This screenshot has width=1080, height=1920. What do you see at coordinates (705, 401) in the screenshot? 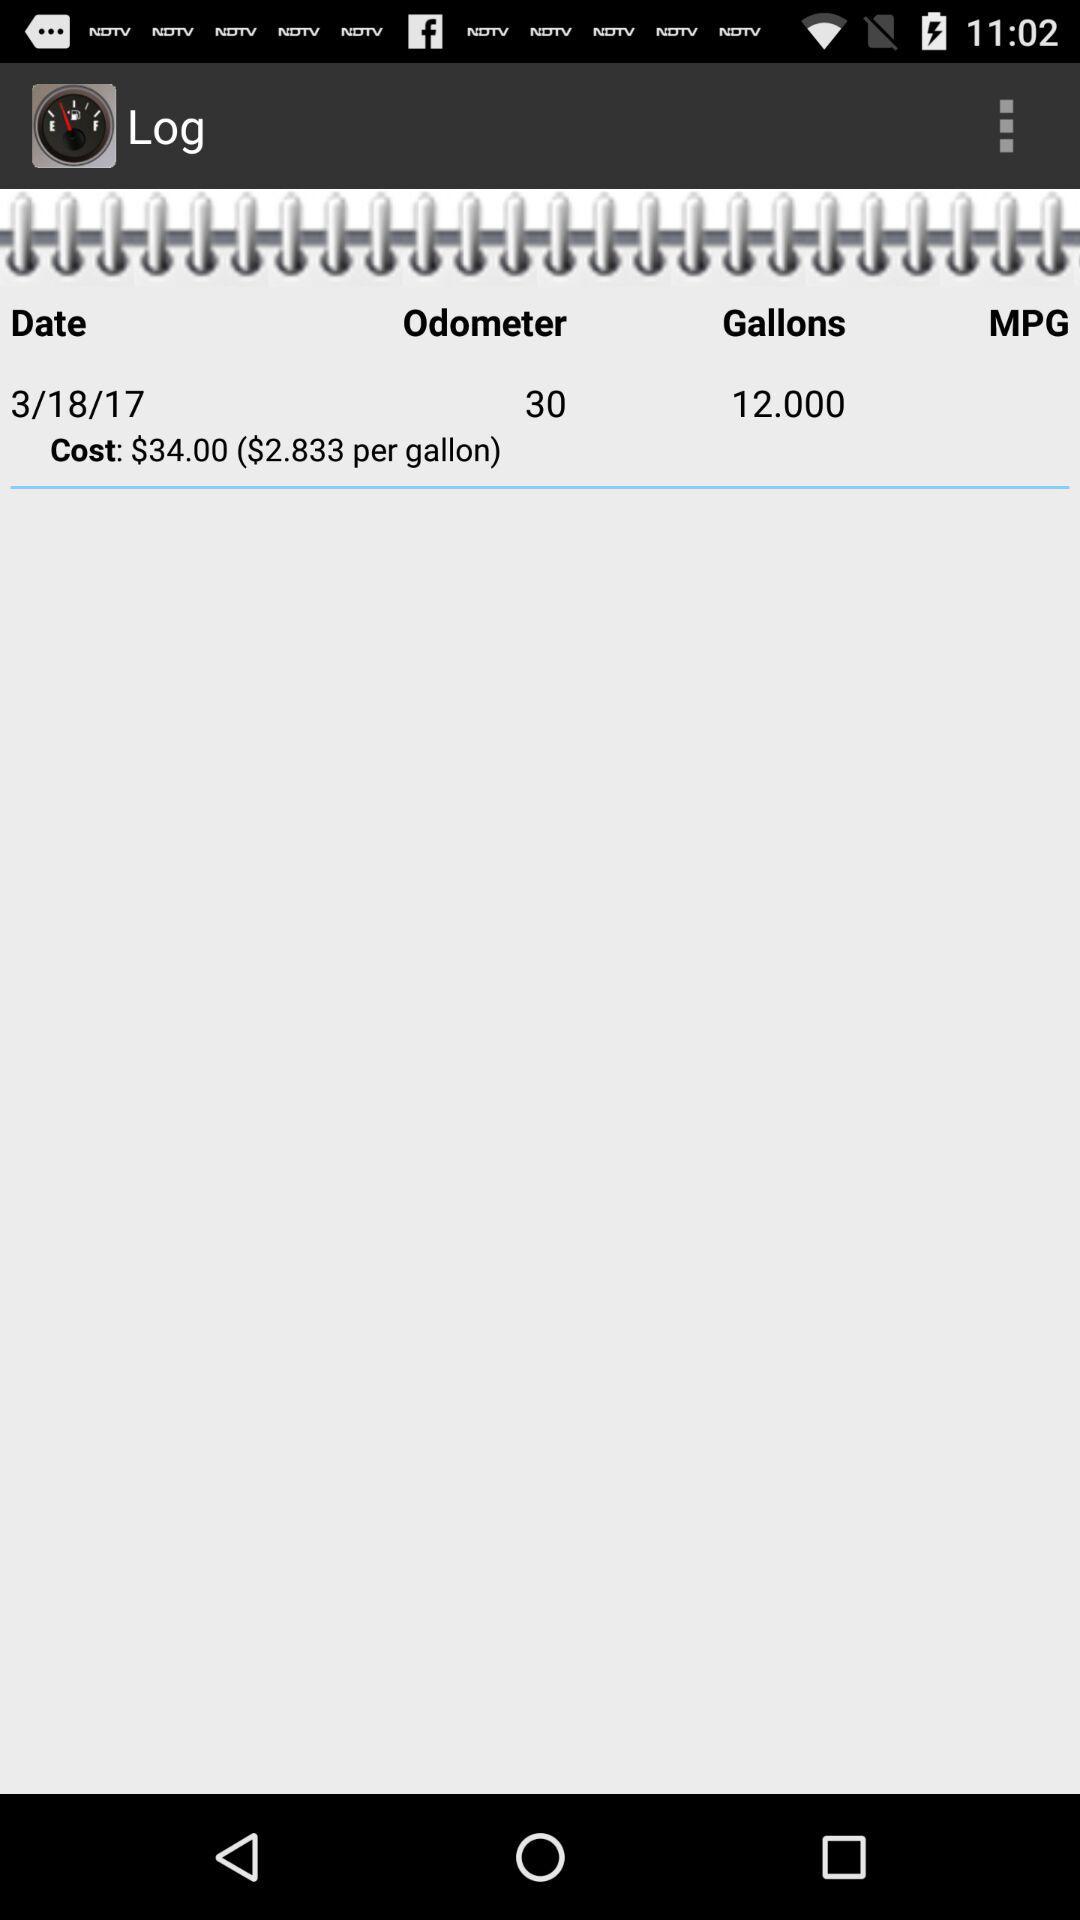
I see `the item next to the 30 app` at bounding box center [705, 401].